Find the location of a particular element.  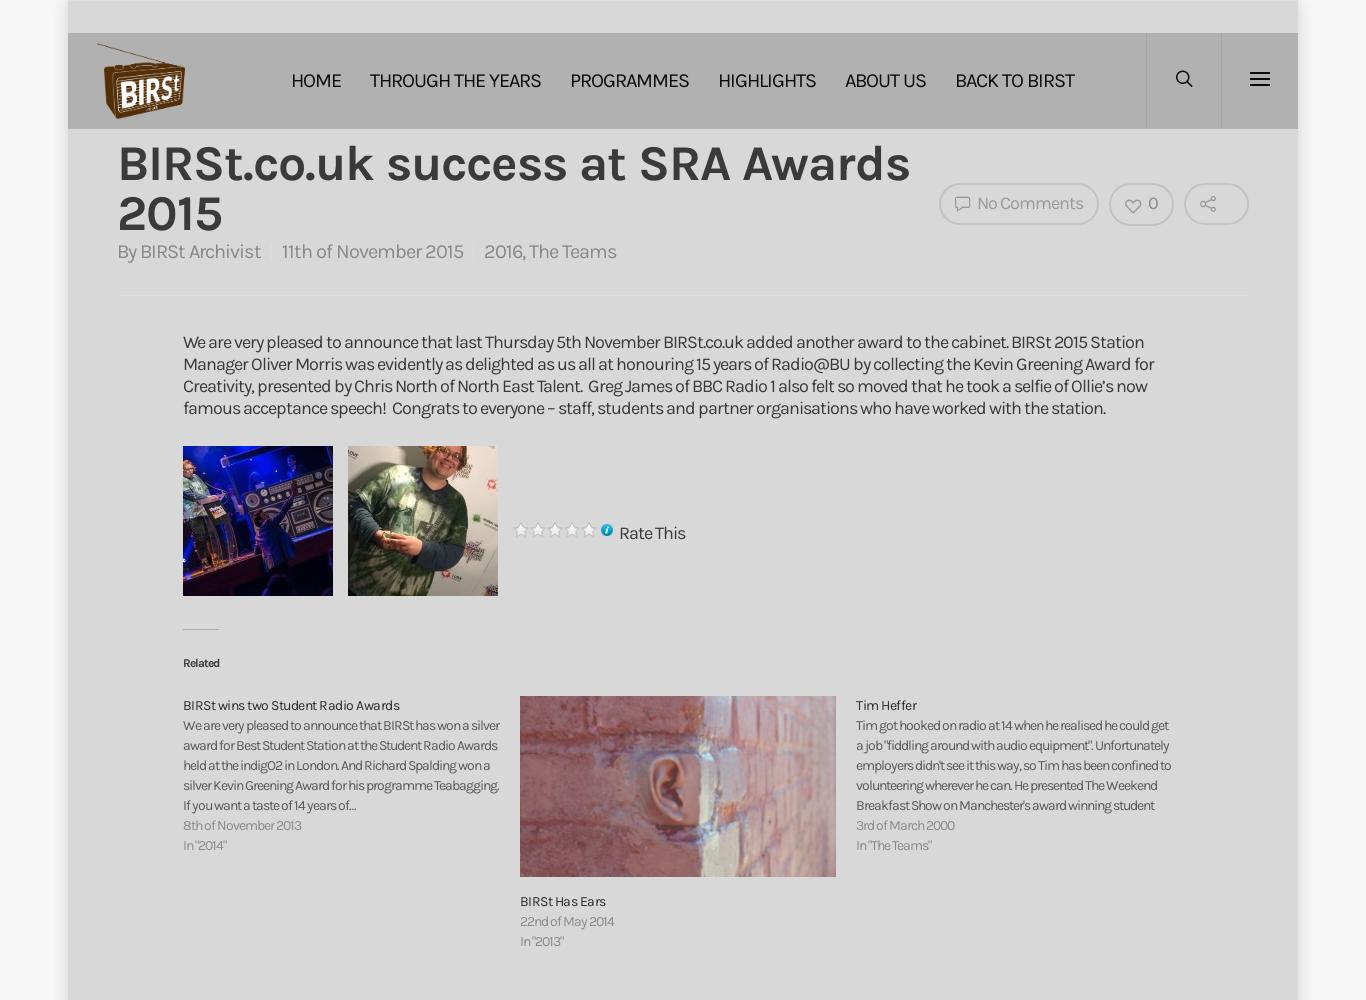

'By' is located at coordinates (127, 251).